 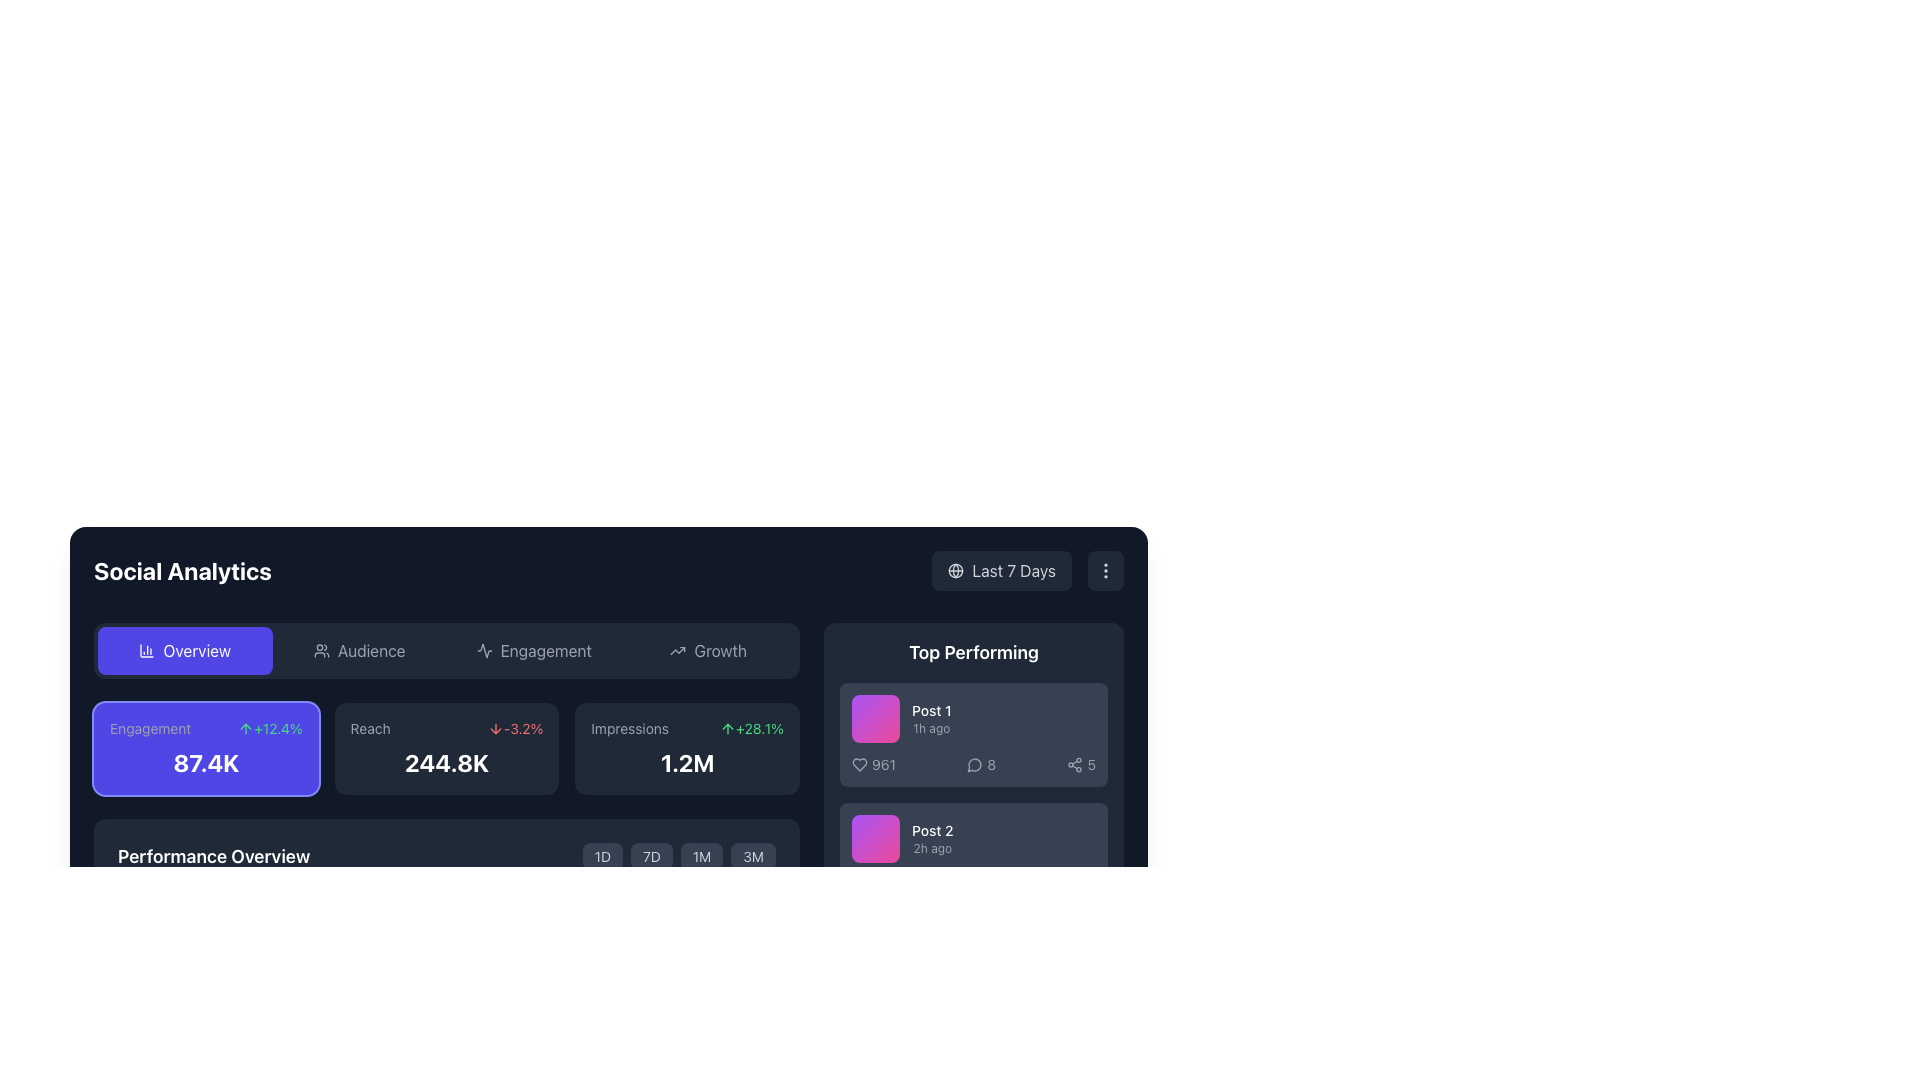 I want to click on the interactive ellipsis icon located at the top-right corner of the interface, so click(x=1104, y=570).